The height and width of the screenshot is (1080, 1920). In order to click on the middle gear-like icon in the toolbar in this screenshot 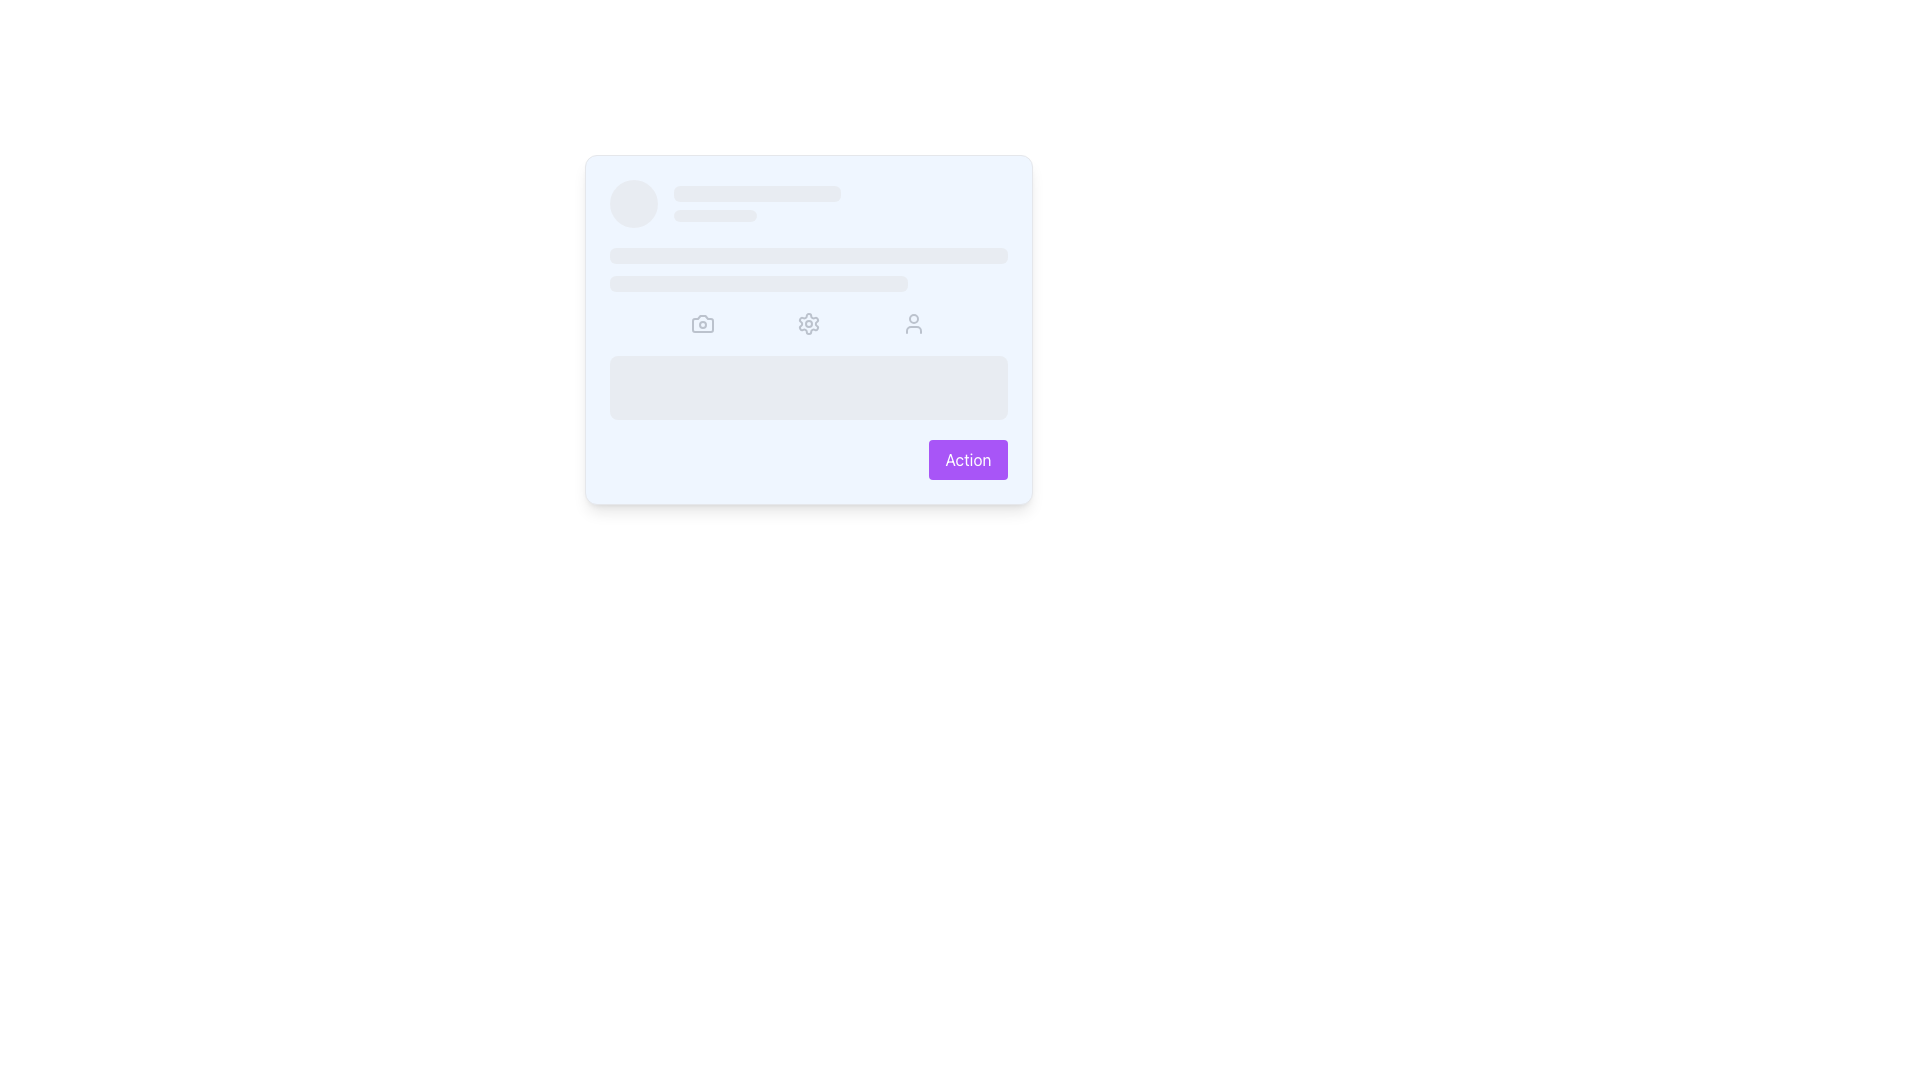, I will do `click(808, 323)`.